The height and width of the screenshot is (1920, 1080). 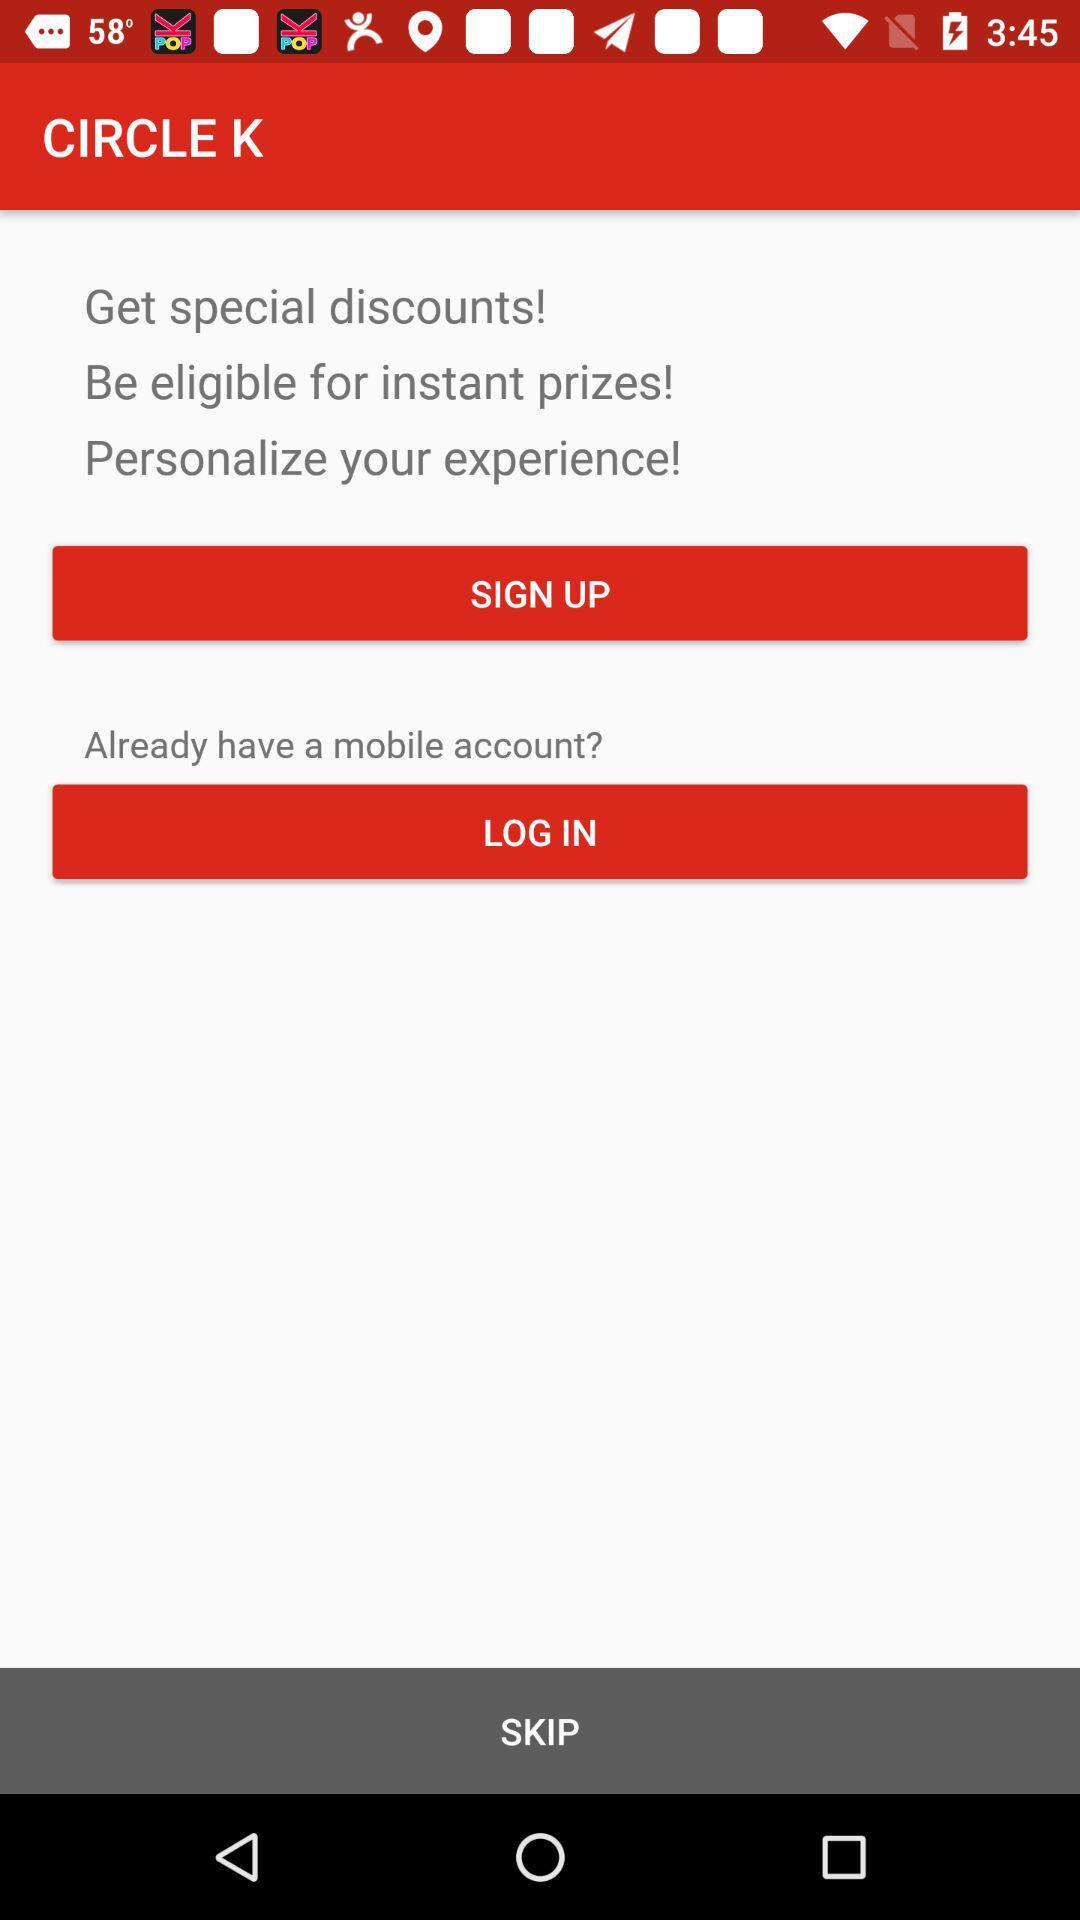 What do you see at coordinates (540, 592) in the screenshot?
I see `the item below the get special discounts item` at bounding box center [540, 592].